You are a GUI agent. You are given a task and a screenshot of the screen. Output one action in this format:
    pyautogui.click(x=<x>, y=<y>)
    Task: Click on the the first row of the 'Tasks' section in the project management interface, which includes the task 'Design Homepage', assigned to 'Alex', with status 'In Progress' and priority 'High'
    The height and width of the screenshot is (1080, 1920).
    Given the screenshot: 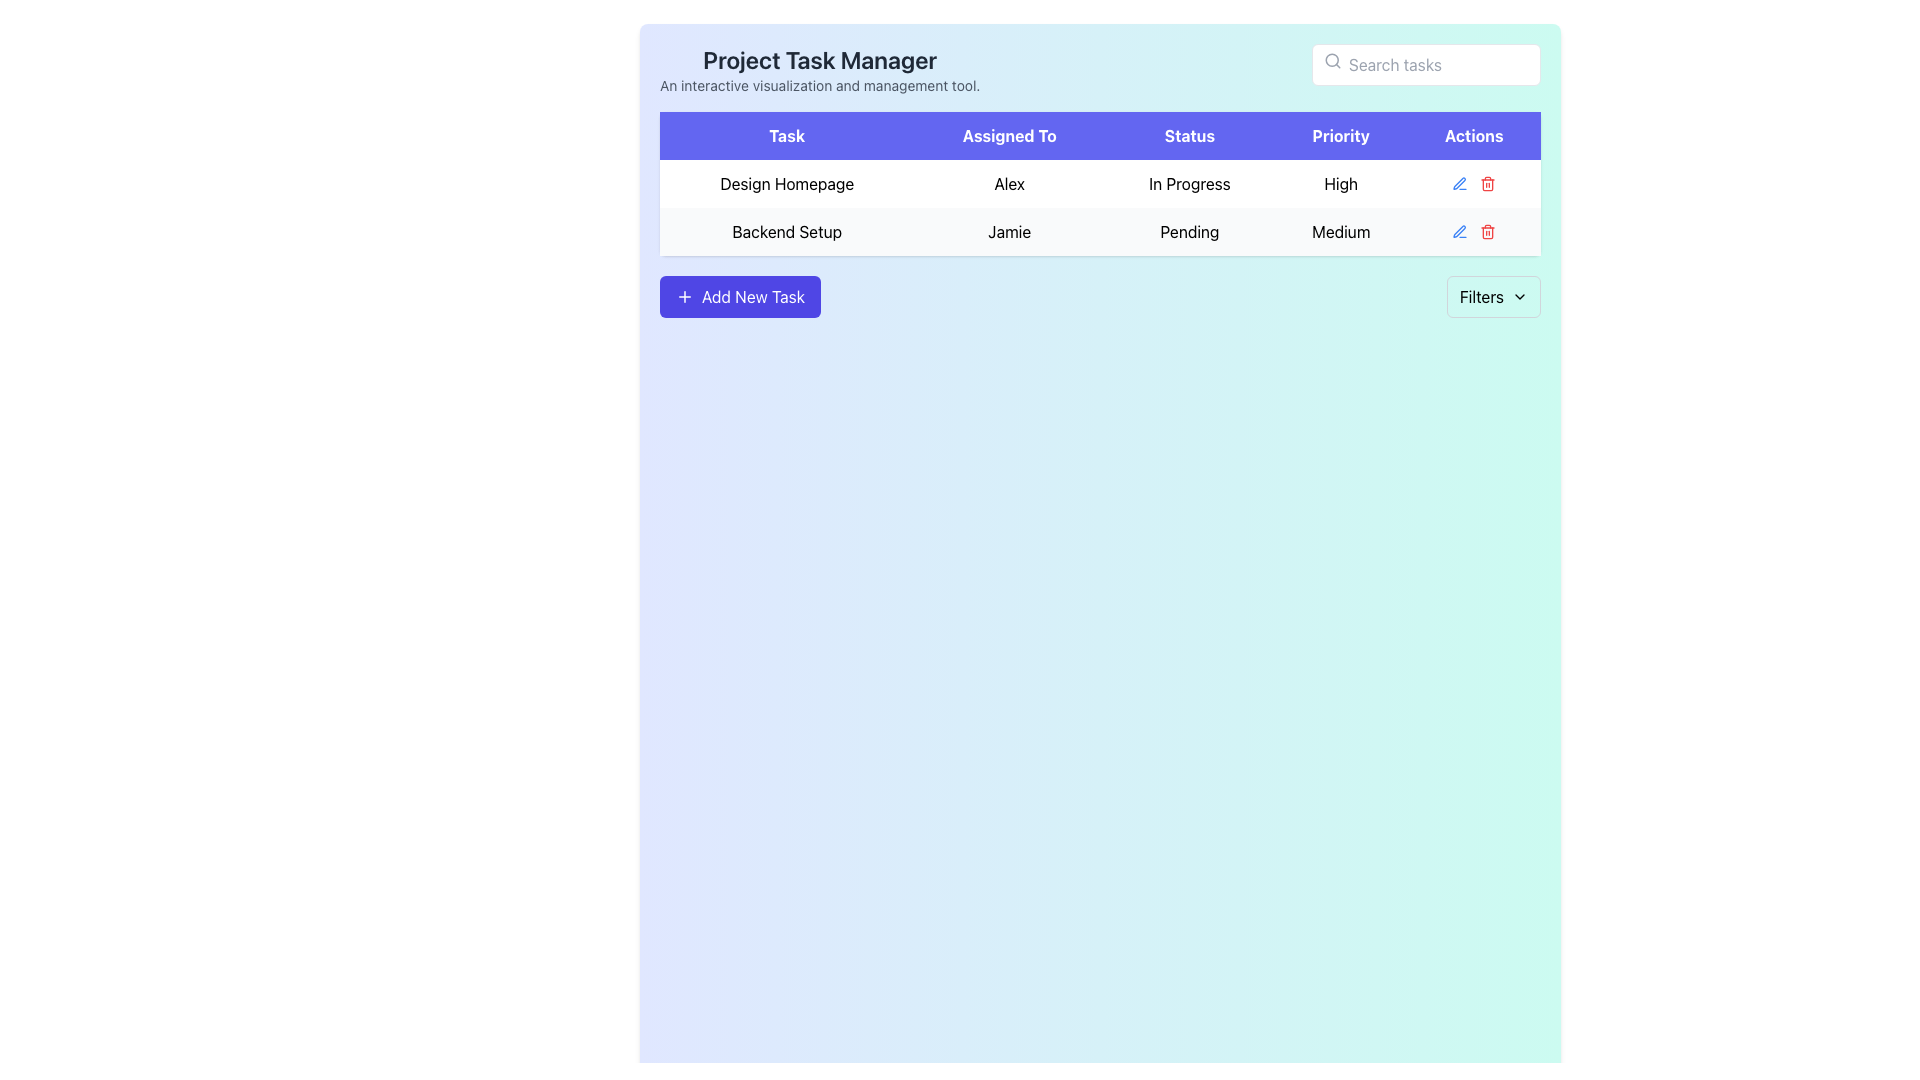 What is the action you would take?
    pyautogui.click(x=1098, y=208)
    